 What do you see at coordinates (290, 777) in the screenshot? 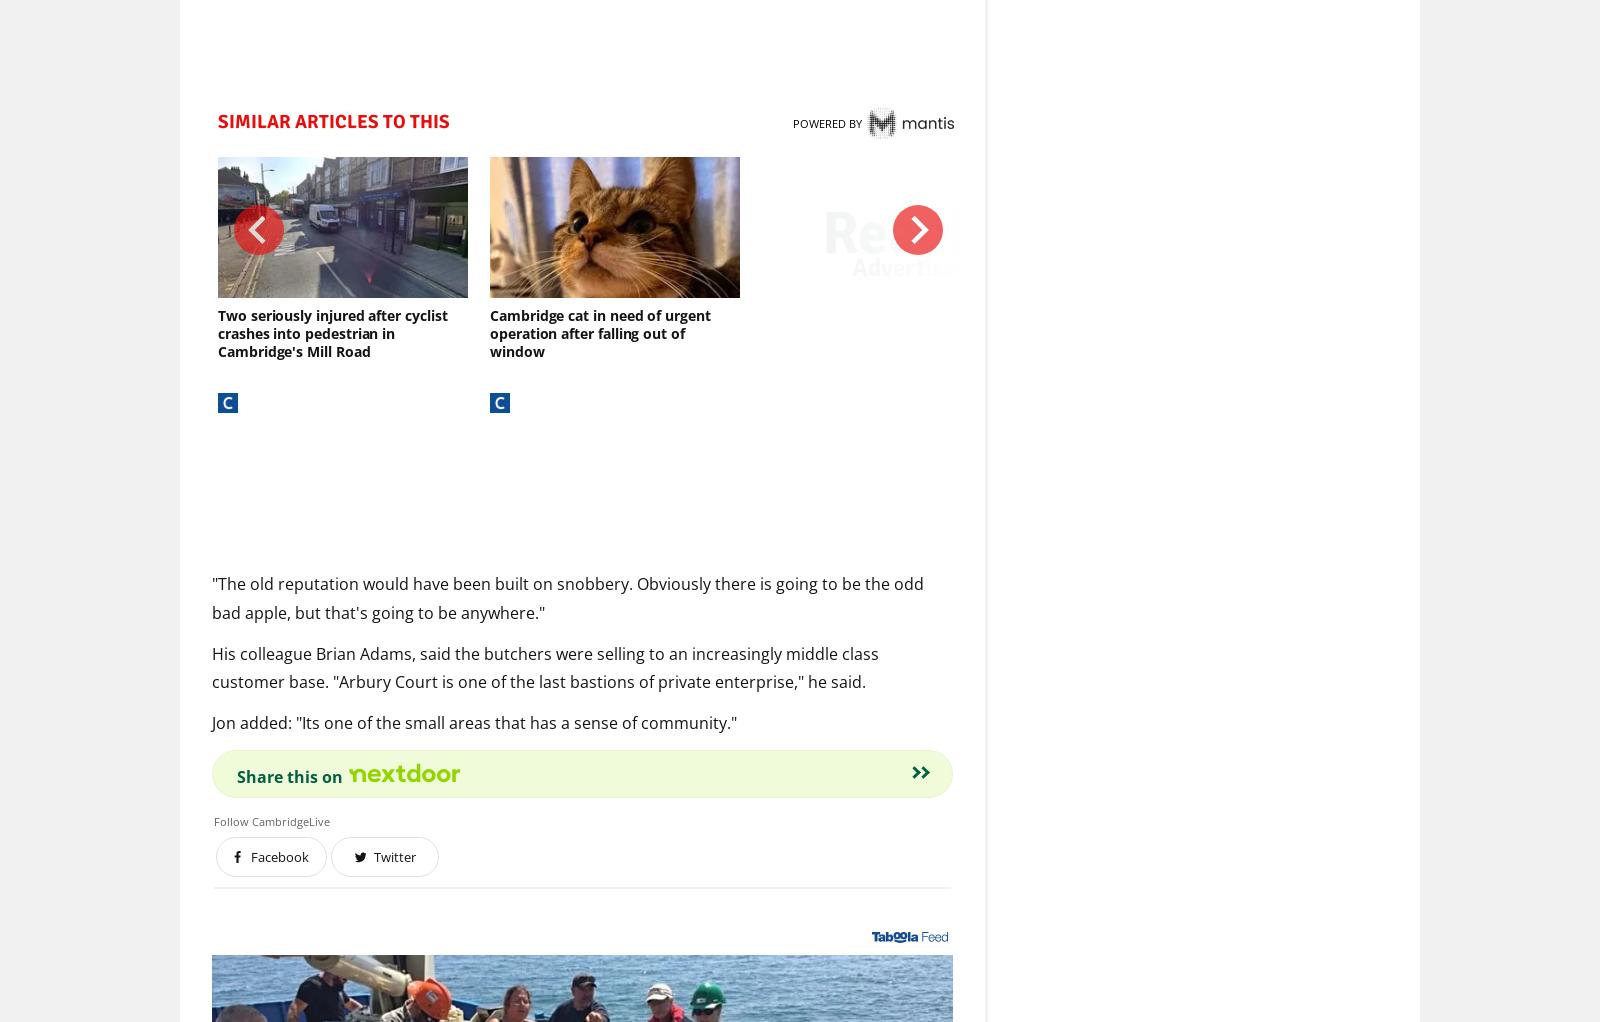
I see `'Share this on'` at bounding box center [290, 777].